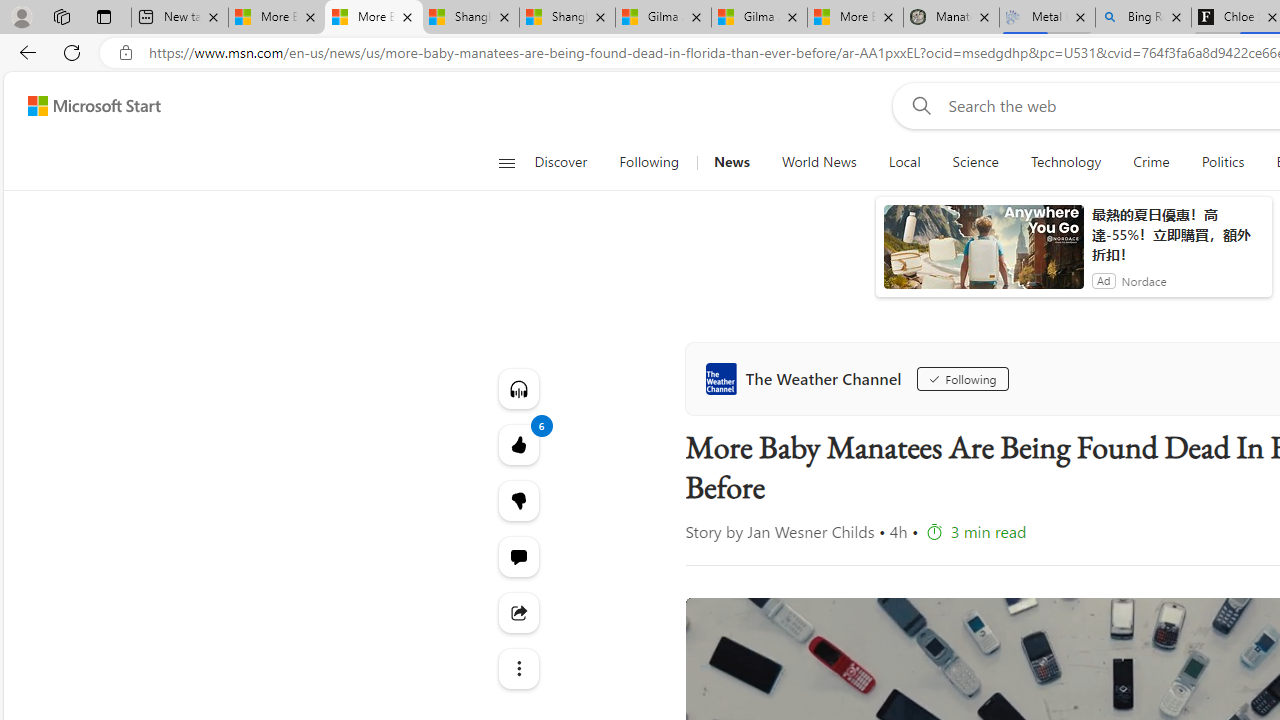 The image size is (1280, 720). Describe the element at coordinates (81, 105) in the screenshot. I see `'Skip to footer'` at that location.